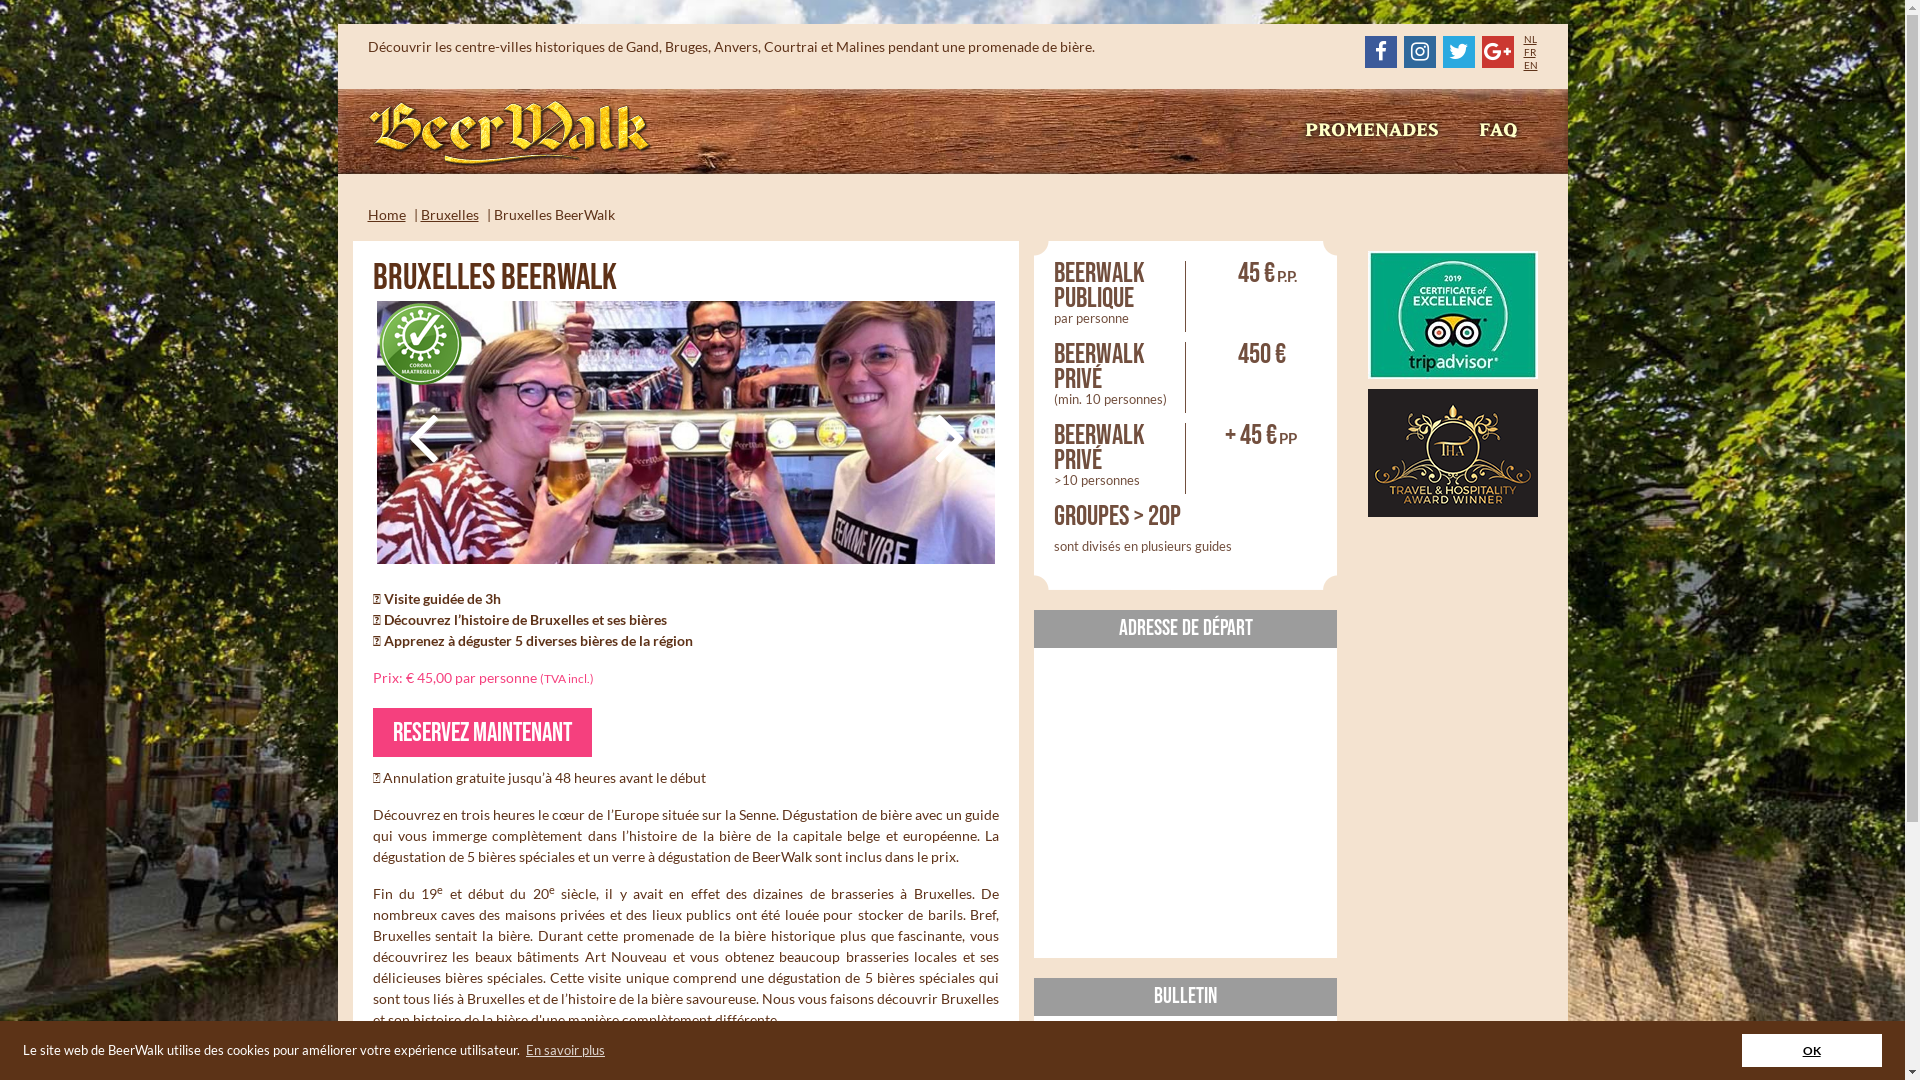  I want to click on 'BeerWalk Twitter', so click(1458, 50).